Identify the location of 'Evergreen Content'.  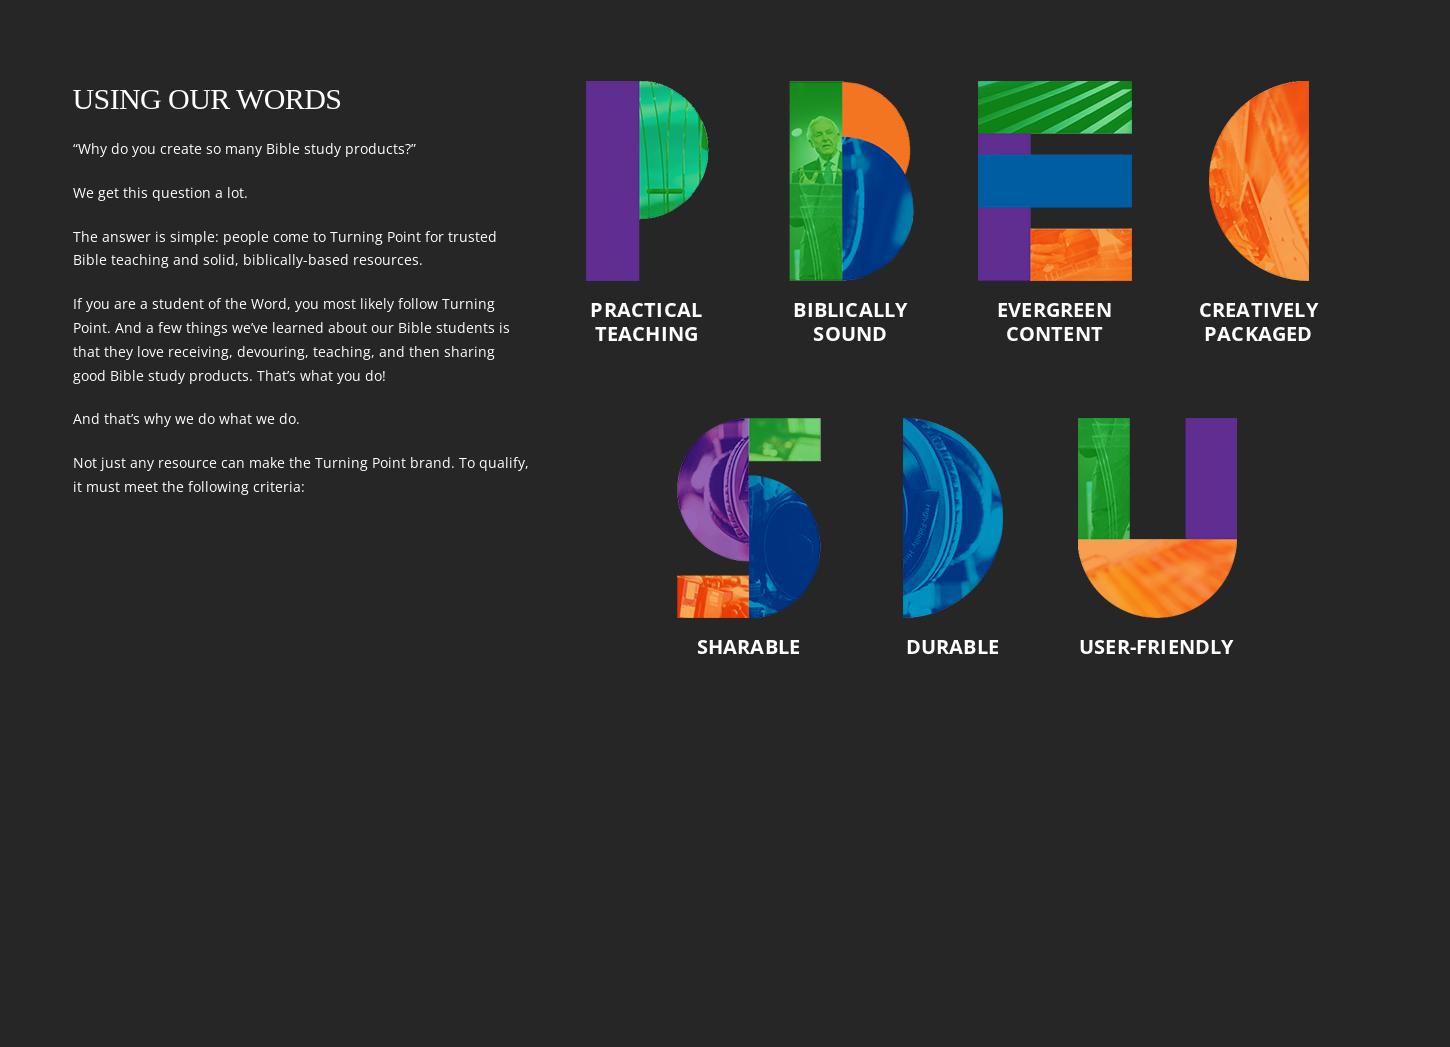
(1053, 320).